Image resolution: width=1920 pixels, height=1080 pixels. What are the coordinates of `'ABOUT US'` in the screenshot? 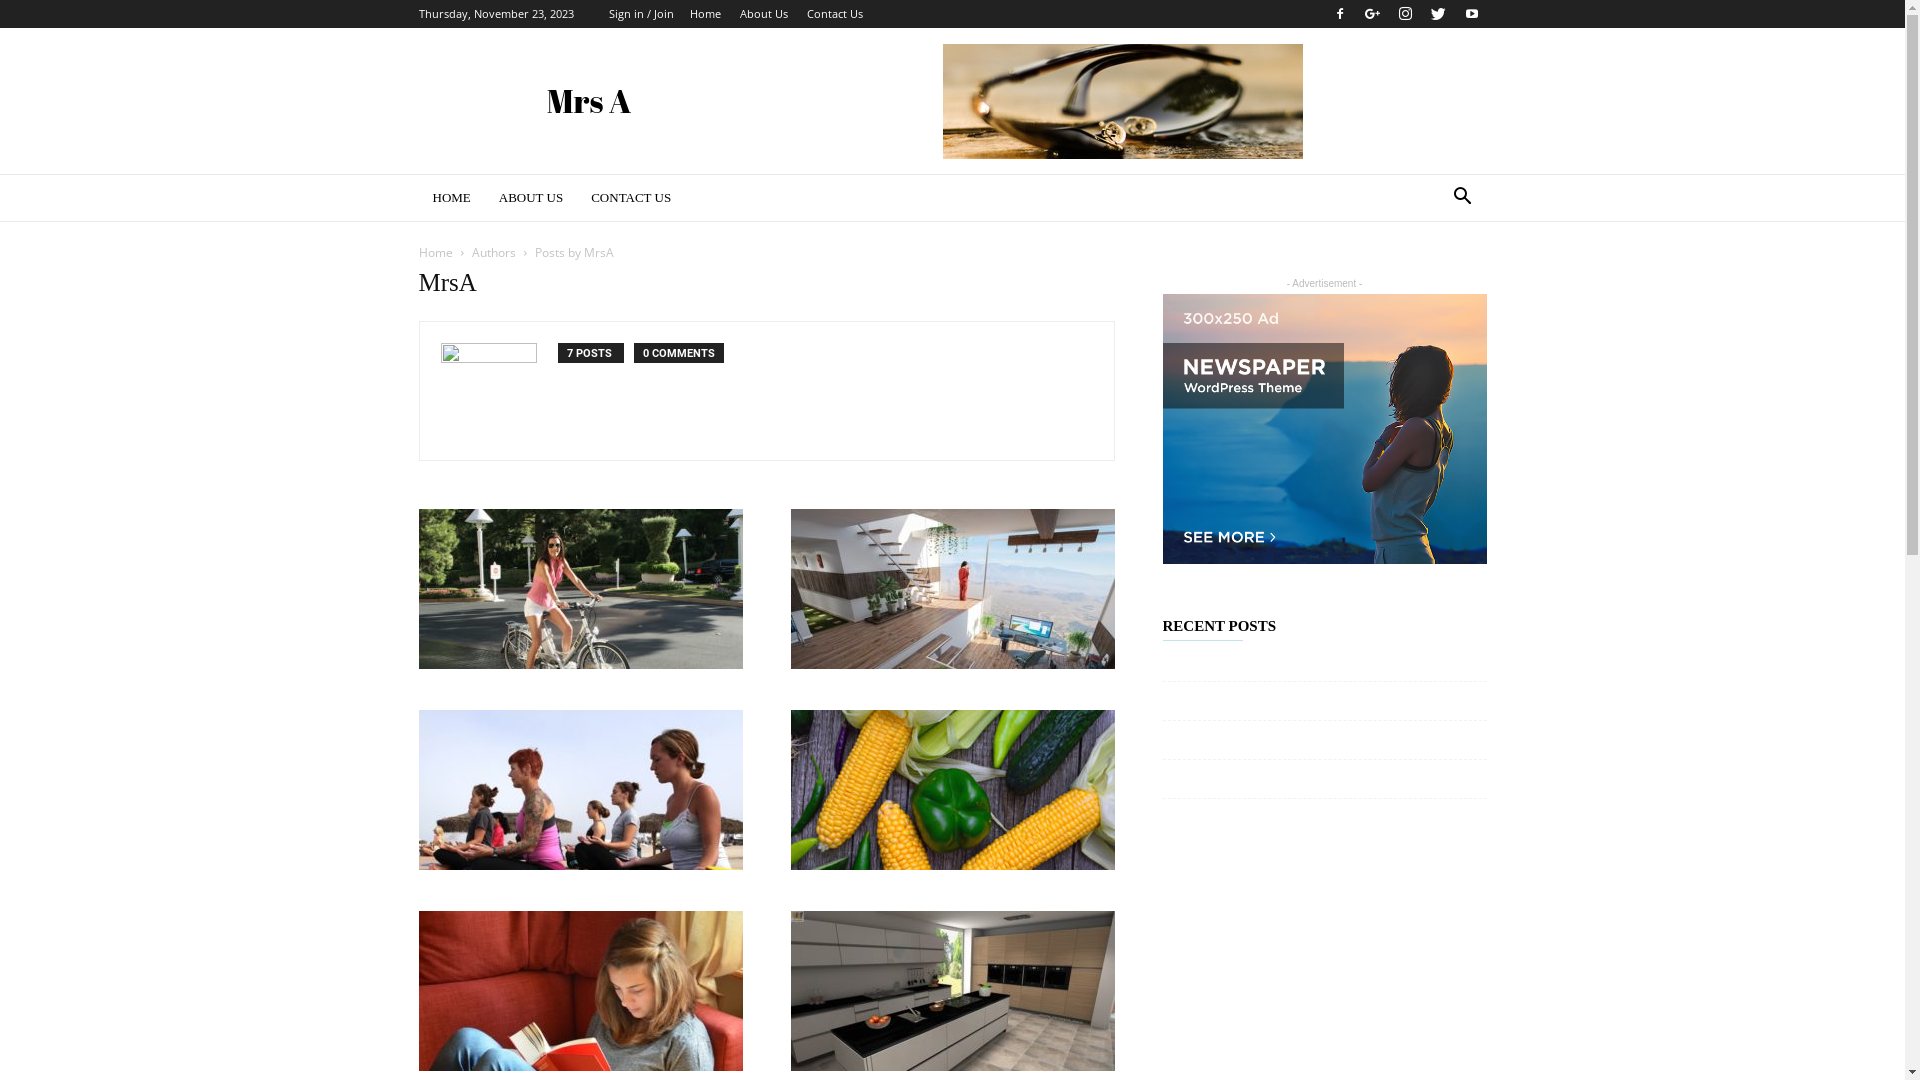 It's located at (531, 197).